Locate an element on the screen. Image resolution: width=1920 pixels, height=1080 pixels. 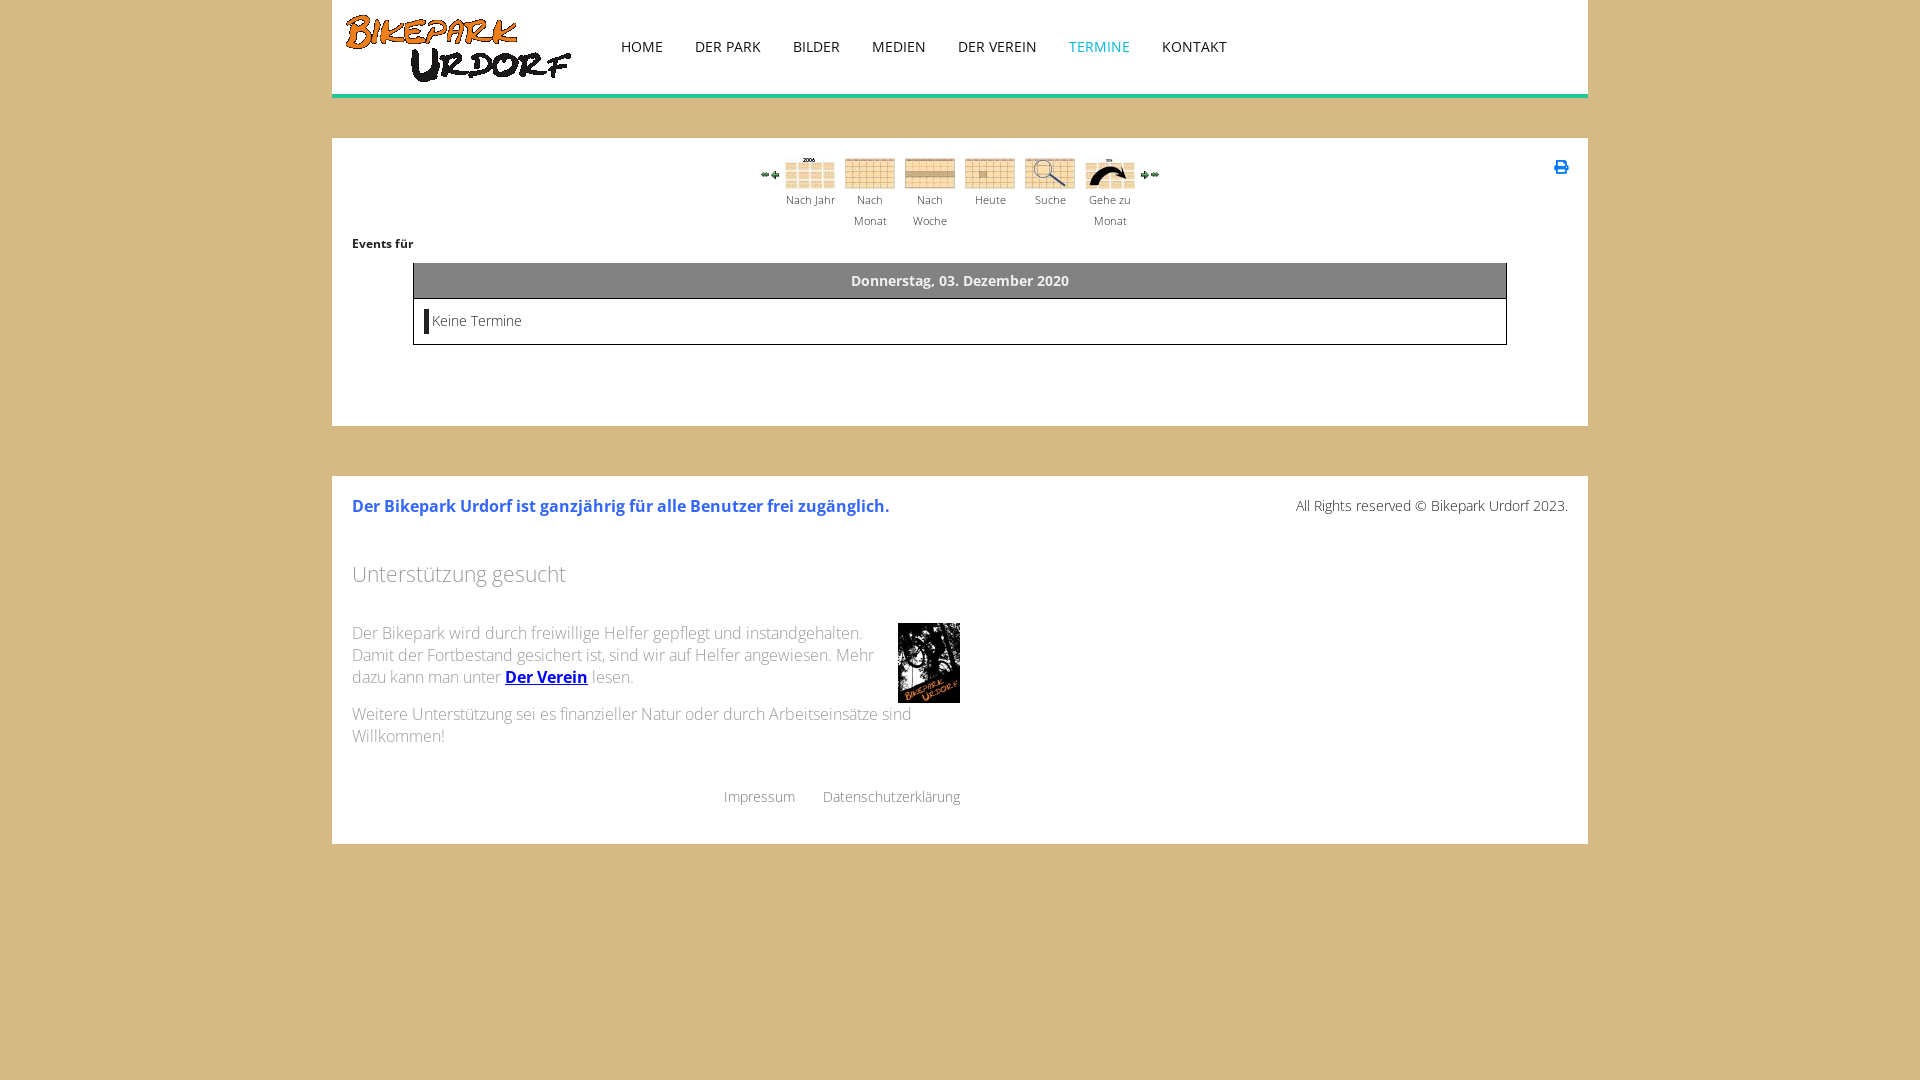
'BILDER' is located at coordinates (816, 45).